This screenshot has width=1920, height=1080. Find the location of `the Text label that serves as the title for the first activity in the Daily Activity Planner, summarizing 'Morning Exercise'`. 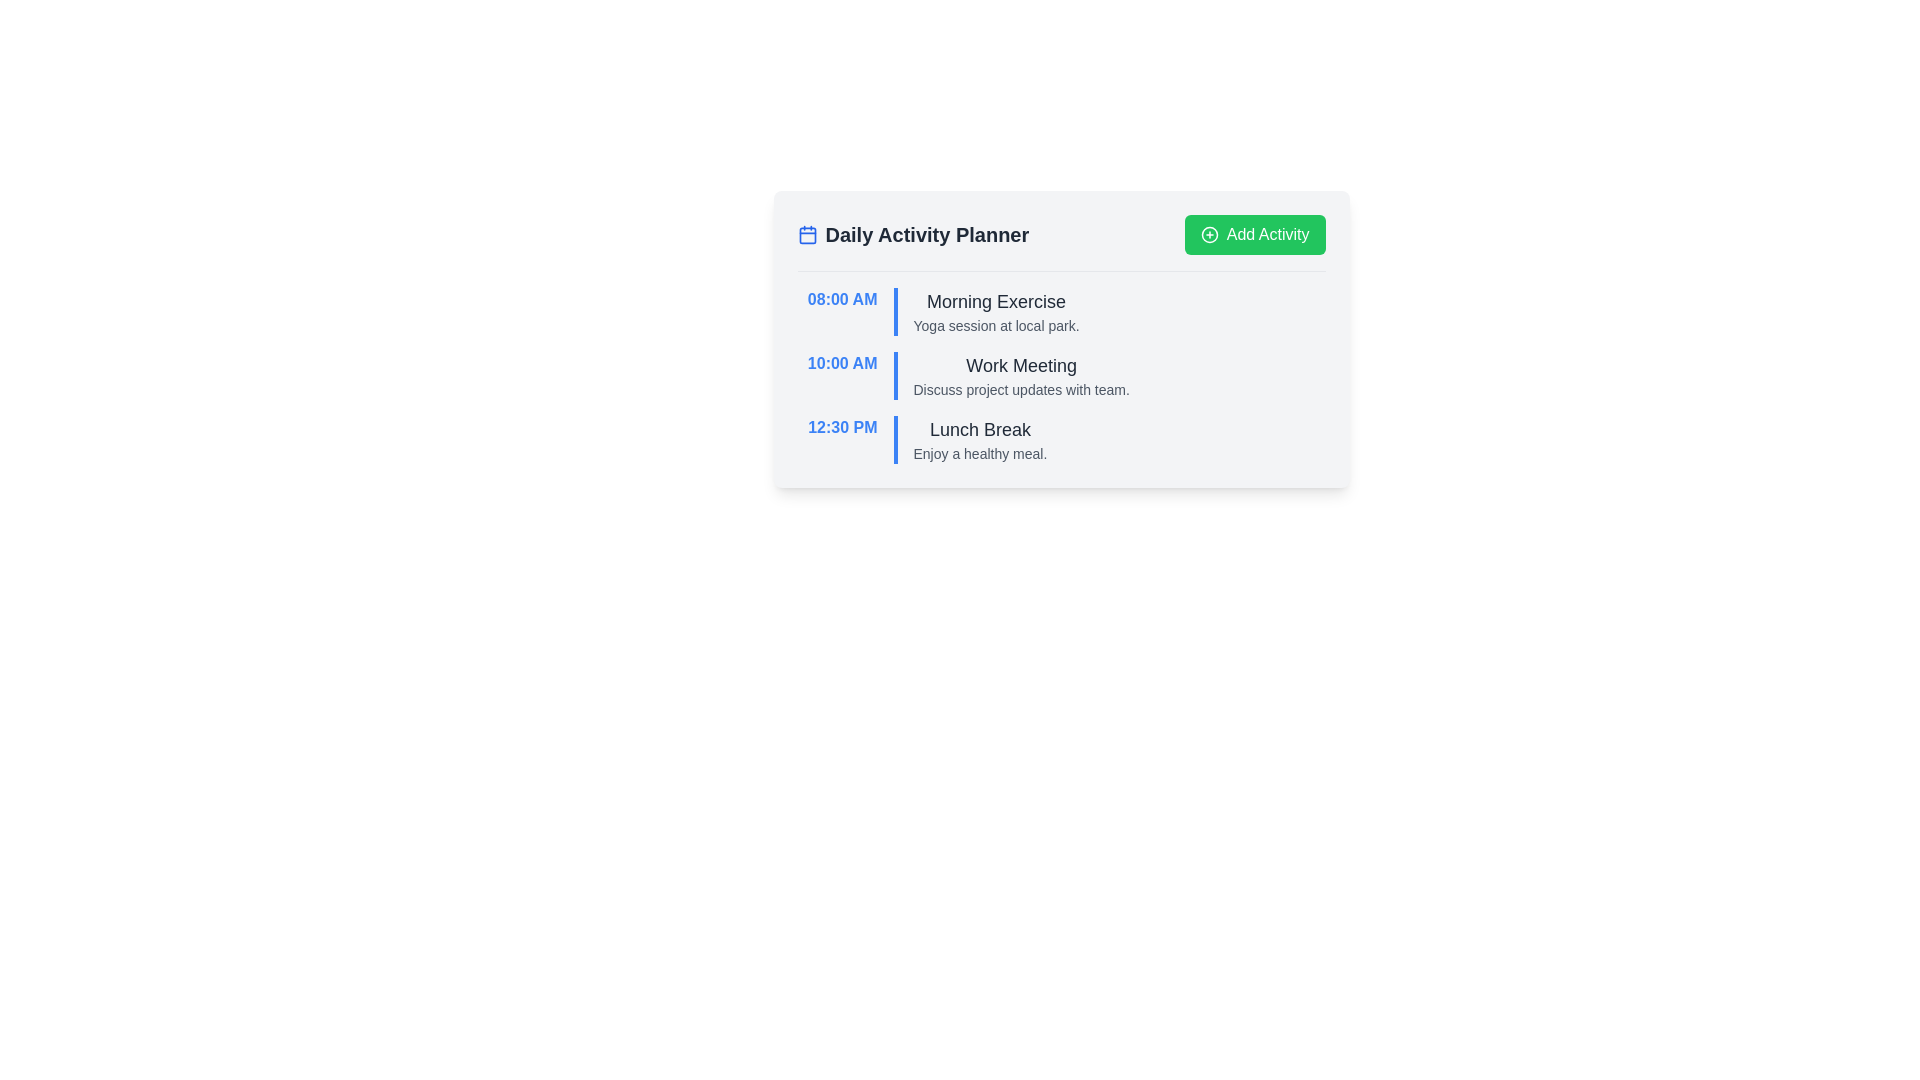

the Text label that serves as the title for the first activity in the Daily Activity Planner, summarizing 'Morning Exercise' is located at coordinates (996, 301).